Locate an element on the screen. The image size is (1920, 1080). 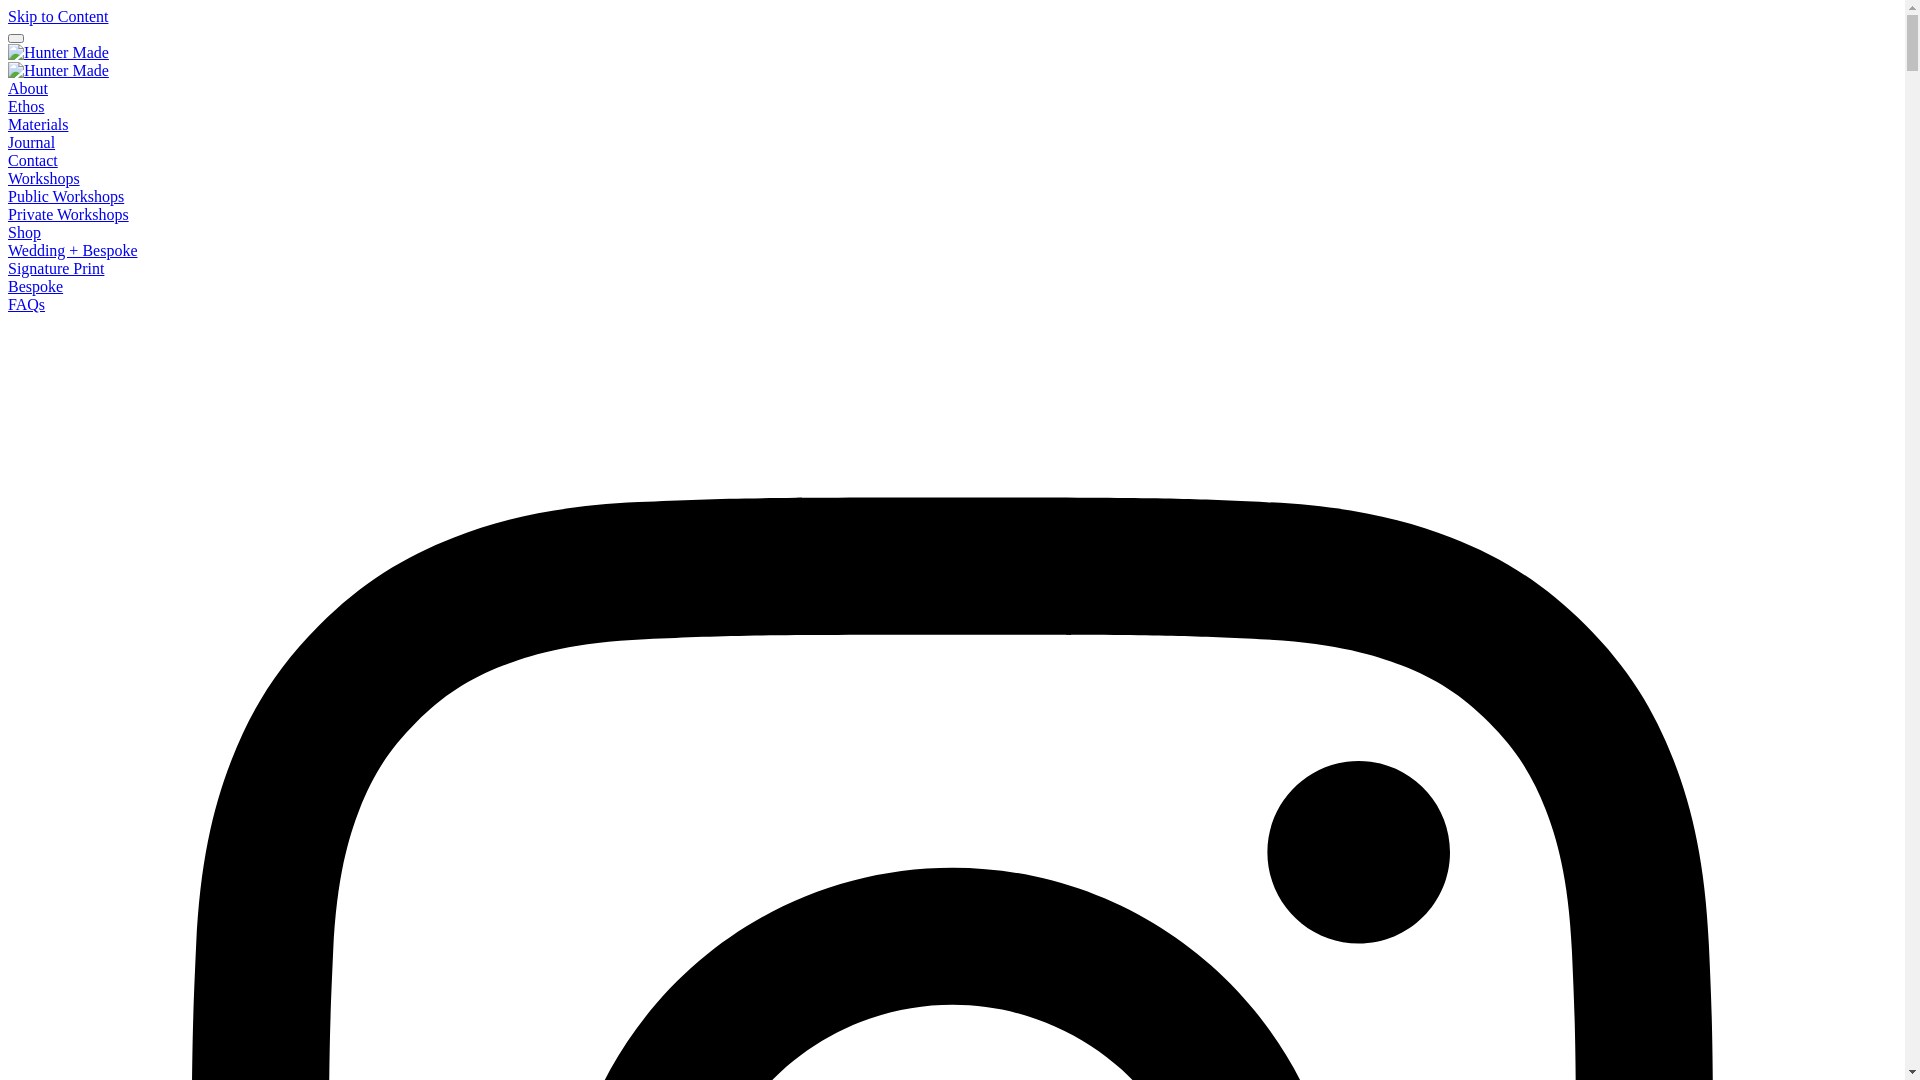
'Journal' is located at coordinates (8, 141).